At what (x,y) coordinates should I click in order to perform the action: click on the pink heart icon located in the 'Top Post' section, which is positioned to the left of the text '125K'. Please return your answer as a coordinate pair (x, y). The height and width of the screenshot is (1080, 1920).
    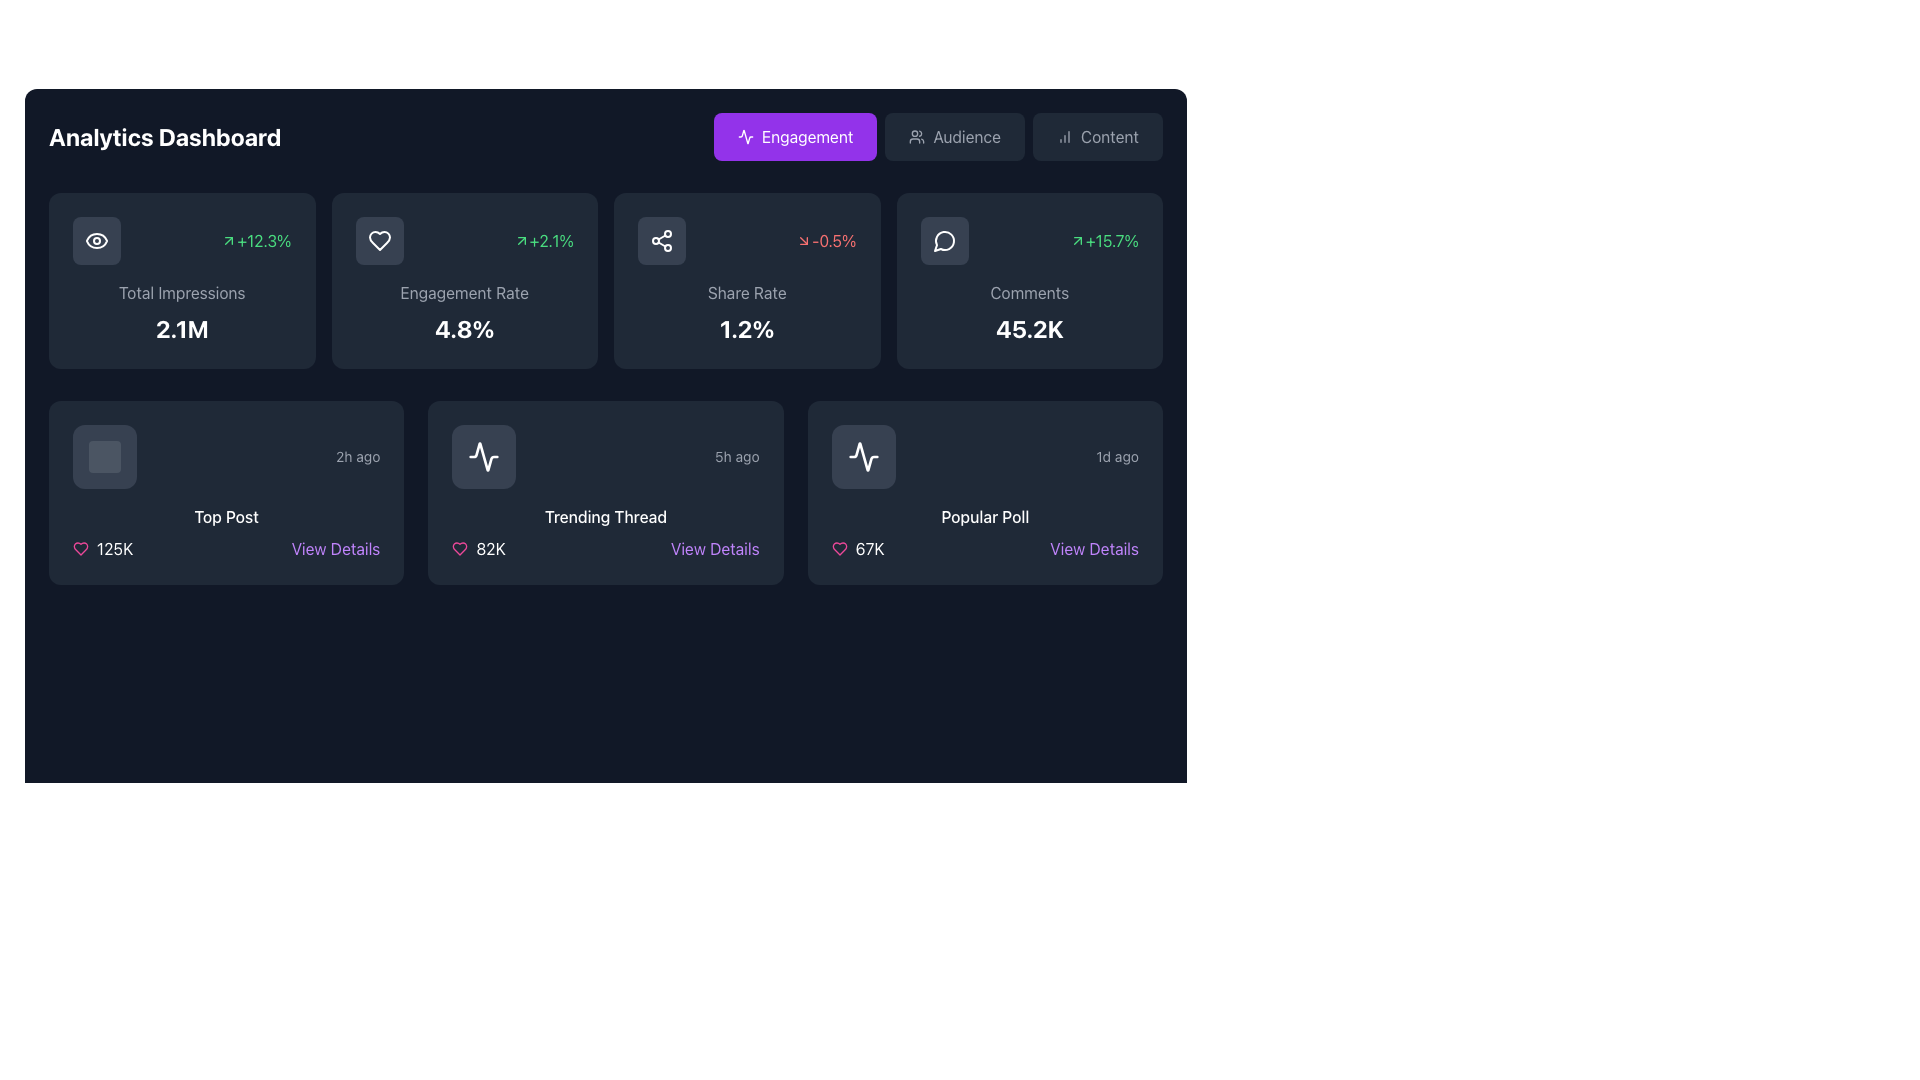
    Looking at the image, I should click on (80, 548).